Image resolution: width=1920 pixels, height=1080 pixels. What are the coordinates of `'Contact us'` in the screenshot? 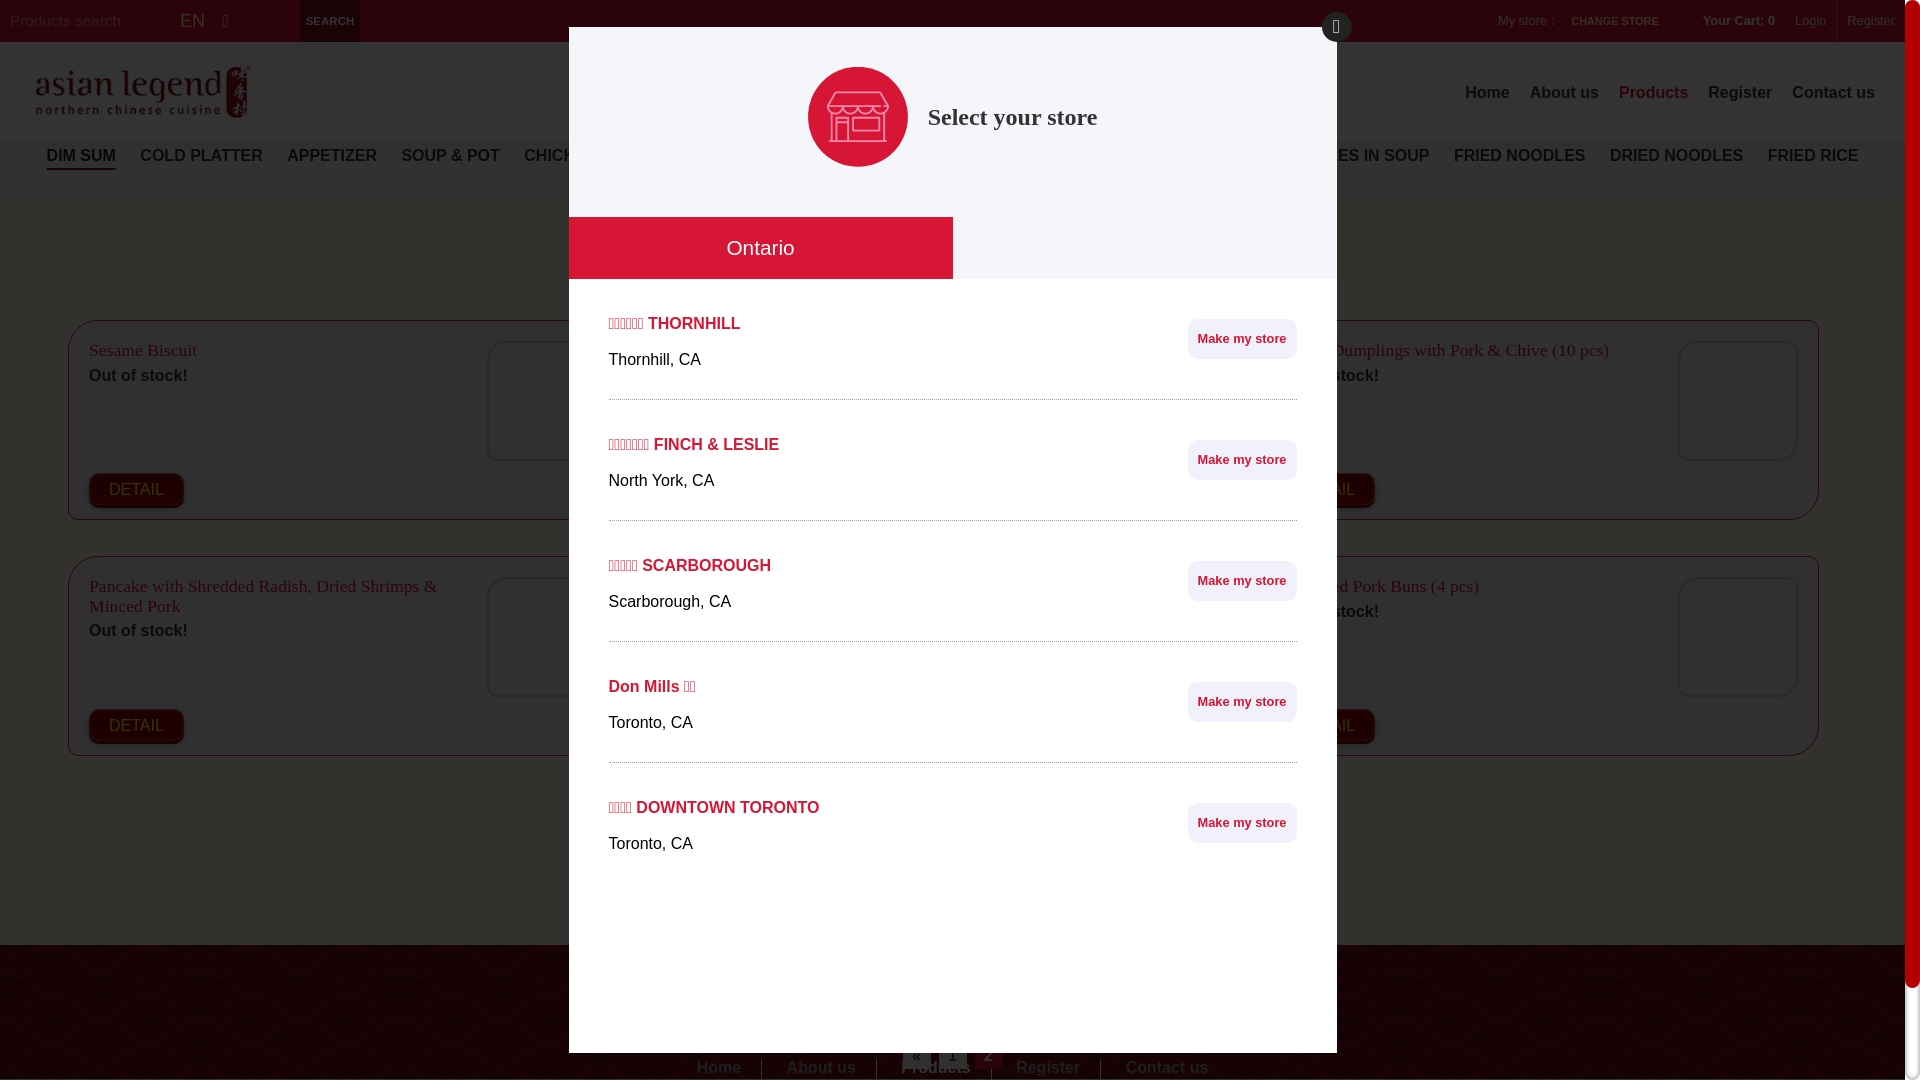 It's located at (1833, 92).